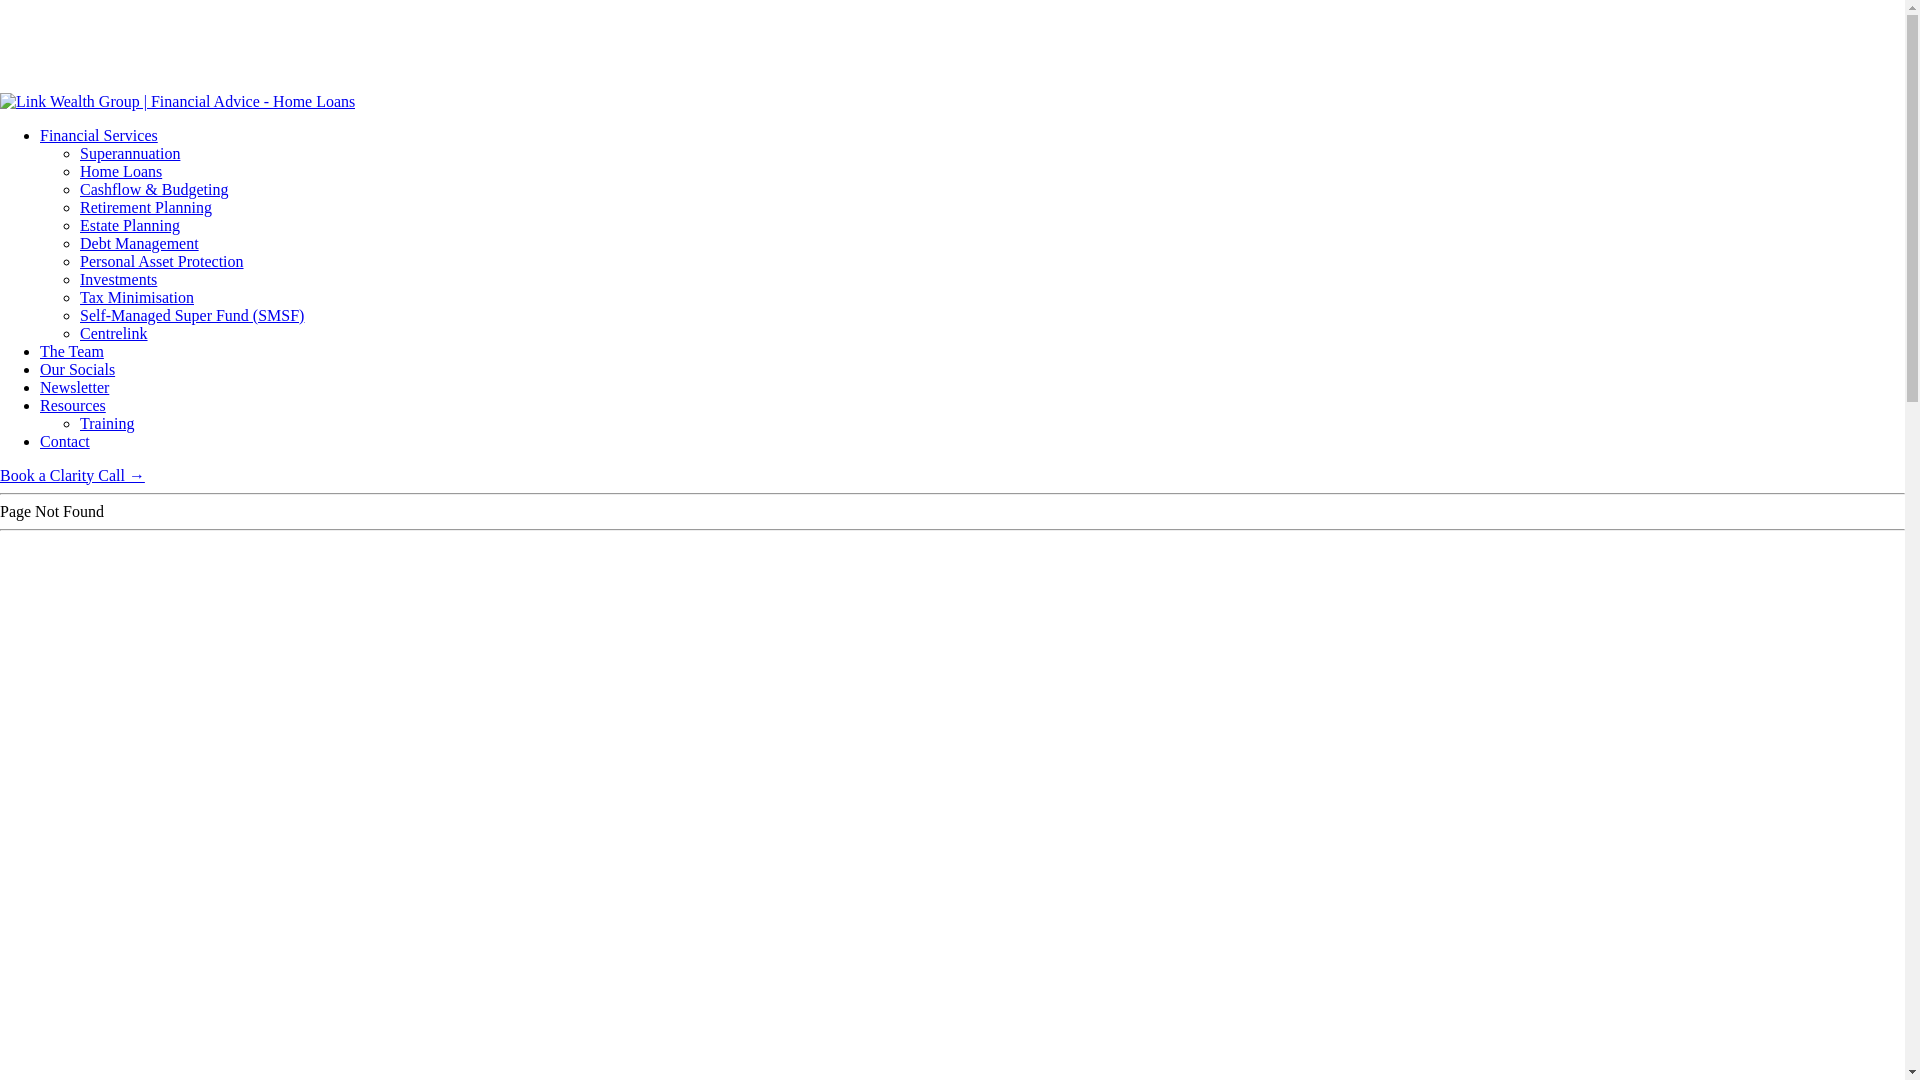 The height and width of the screenshot is (1080, 1920). I want to click on 'Debt Management', so click(80, 242).